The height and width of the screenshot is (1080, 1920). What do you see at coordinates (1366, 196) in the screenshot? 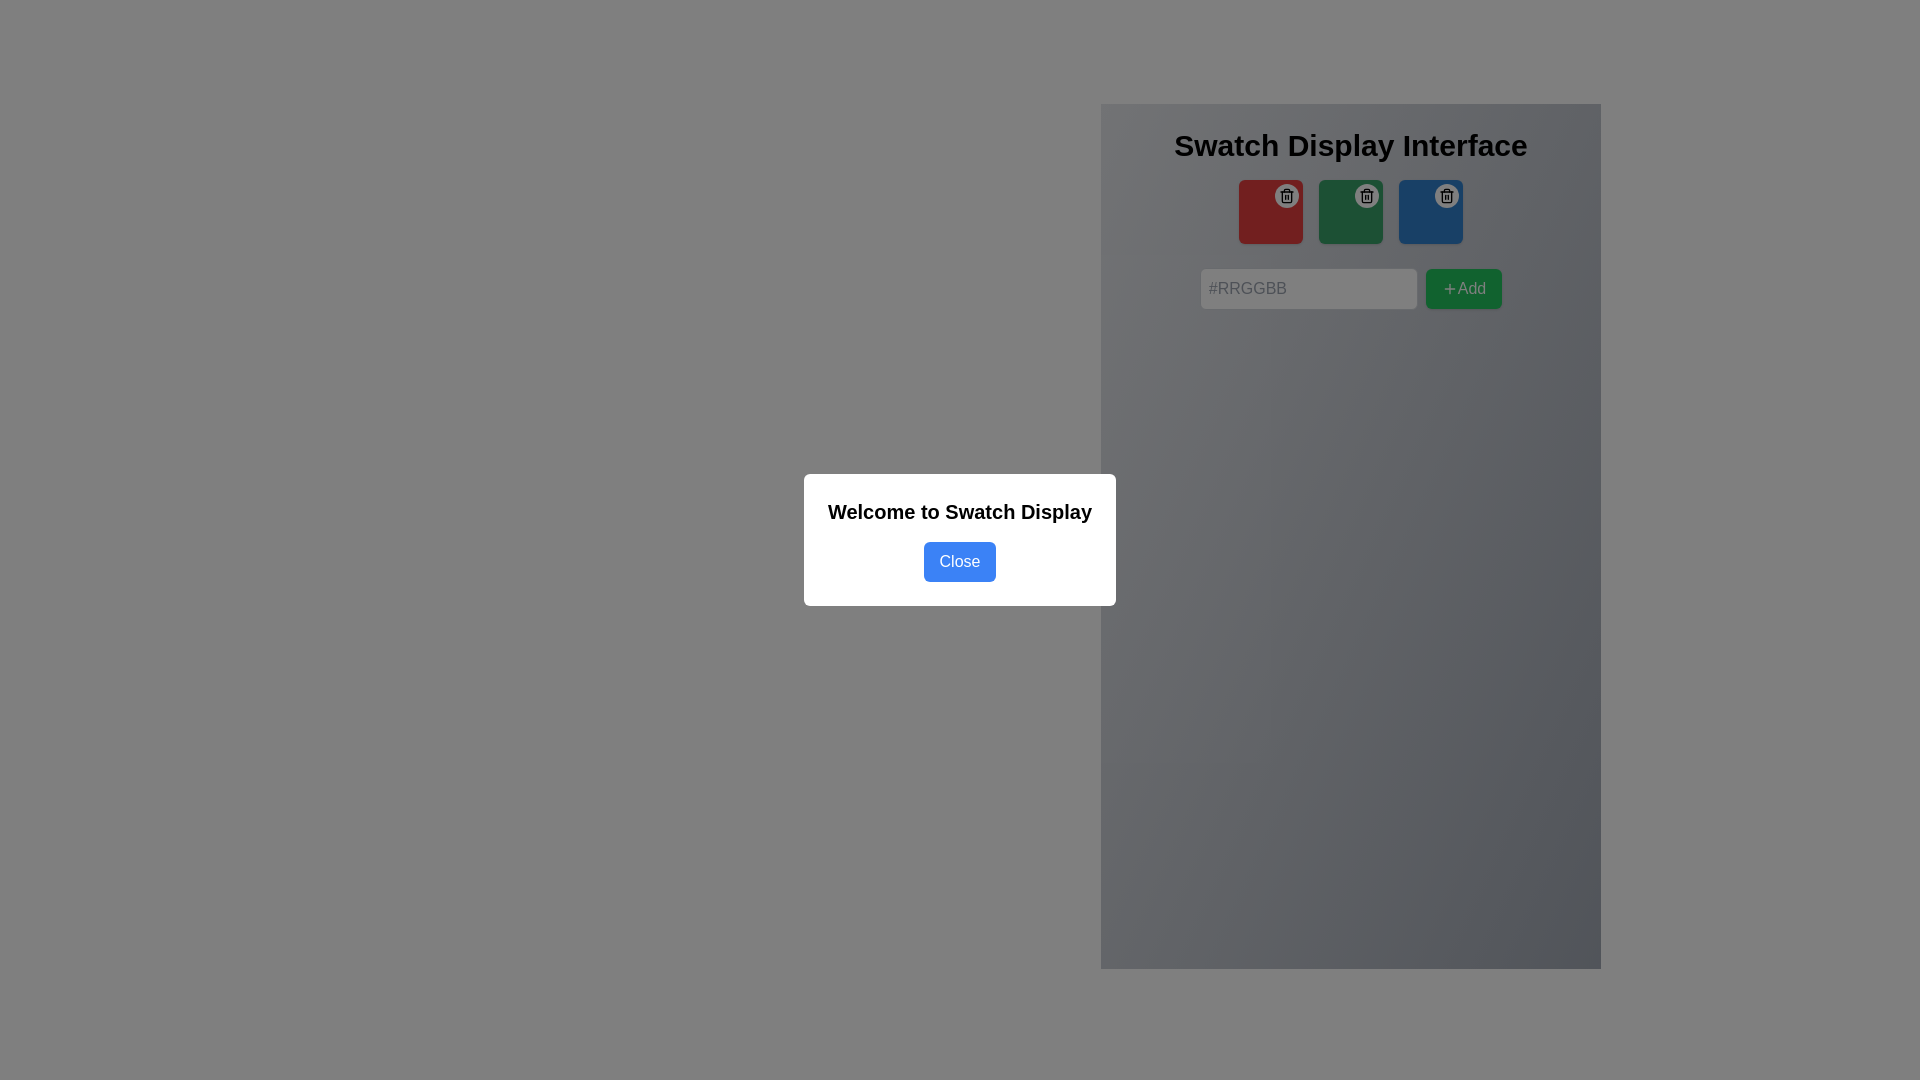
I see `the delete button located at the top-right corner of the second green swatch` at bounding box center [1366, 196].